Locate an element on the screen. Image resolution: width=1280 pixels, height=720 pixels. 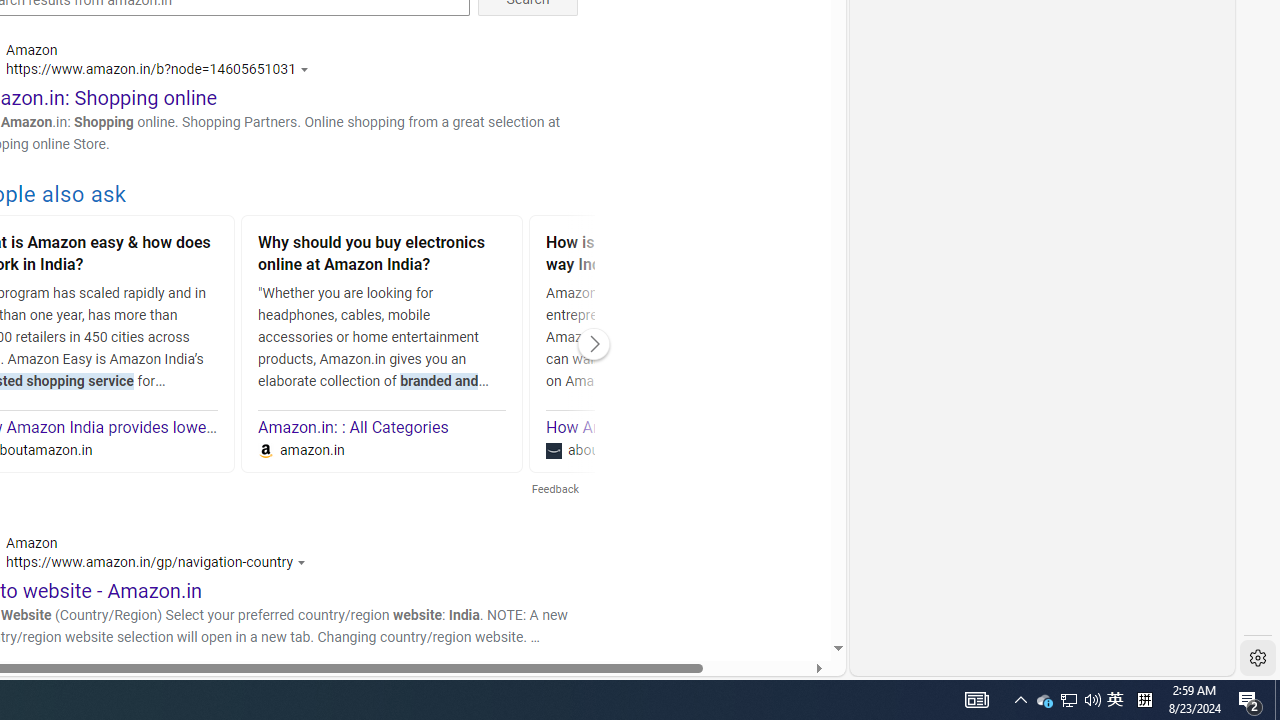
'How is Amazon easy changing the way India buys?' is located at coordinates (670, 255).